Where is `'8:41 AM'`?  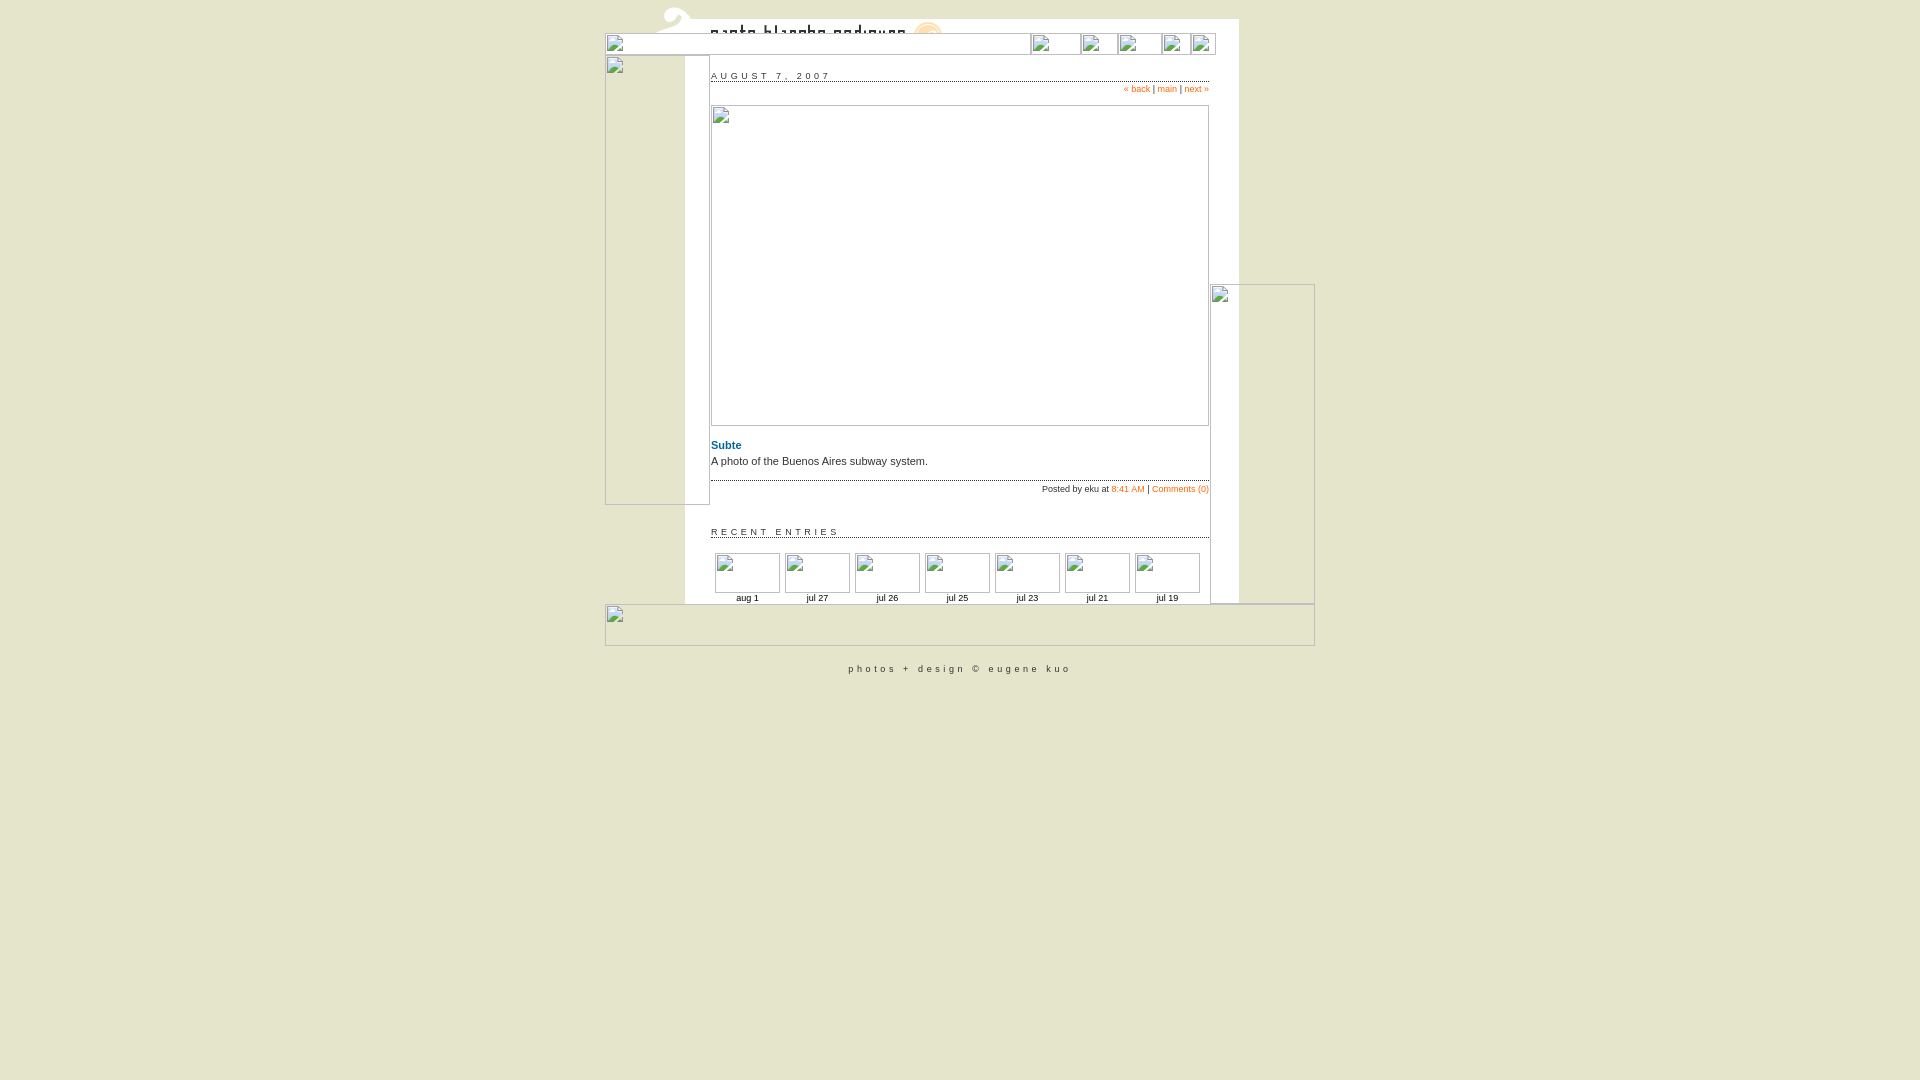 '8:41 AM' is located at coordinates (1128, 489).